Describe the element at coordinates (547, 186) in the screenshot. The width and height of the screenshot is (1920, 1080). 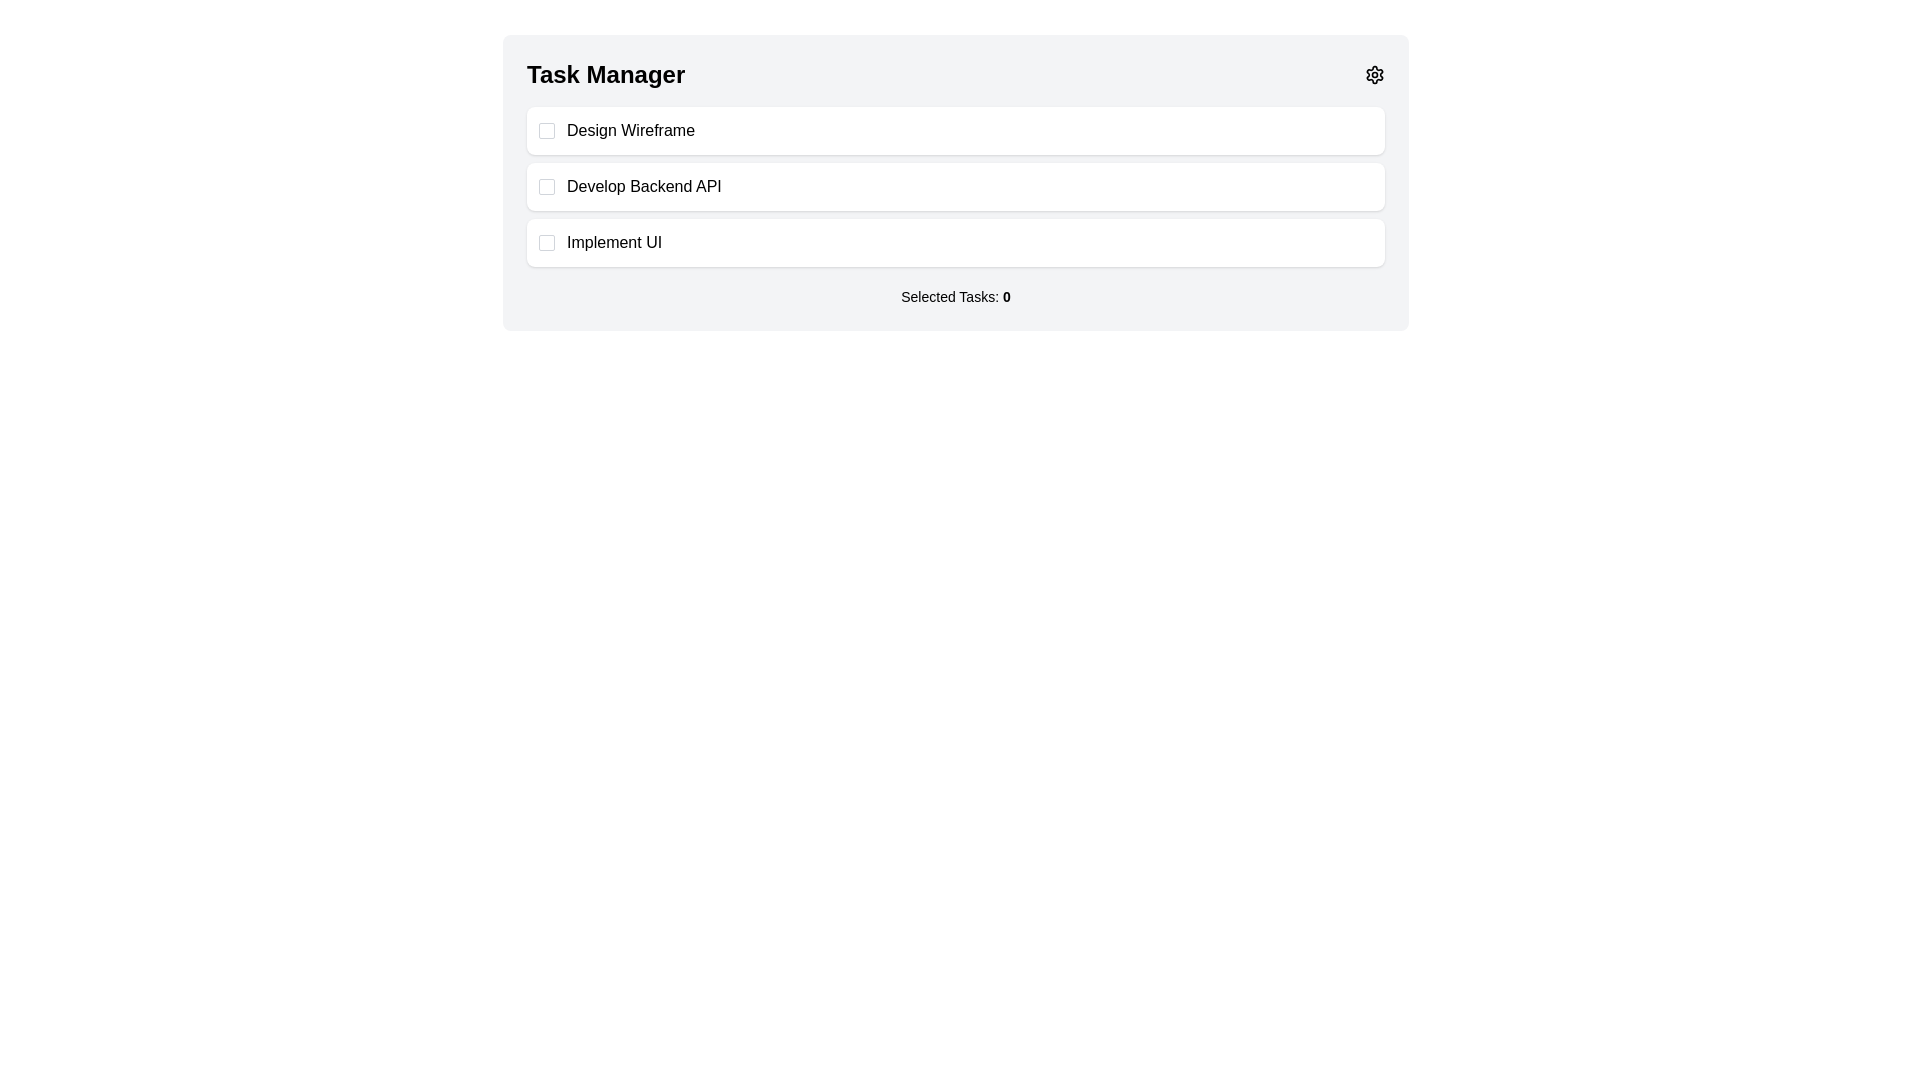
I see `the checkbox for the task 'Develop Backend API'` at that location.